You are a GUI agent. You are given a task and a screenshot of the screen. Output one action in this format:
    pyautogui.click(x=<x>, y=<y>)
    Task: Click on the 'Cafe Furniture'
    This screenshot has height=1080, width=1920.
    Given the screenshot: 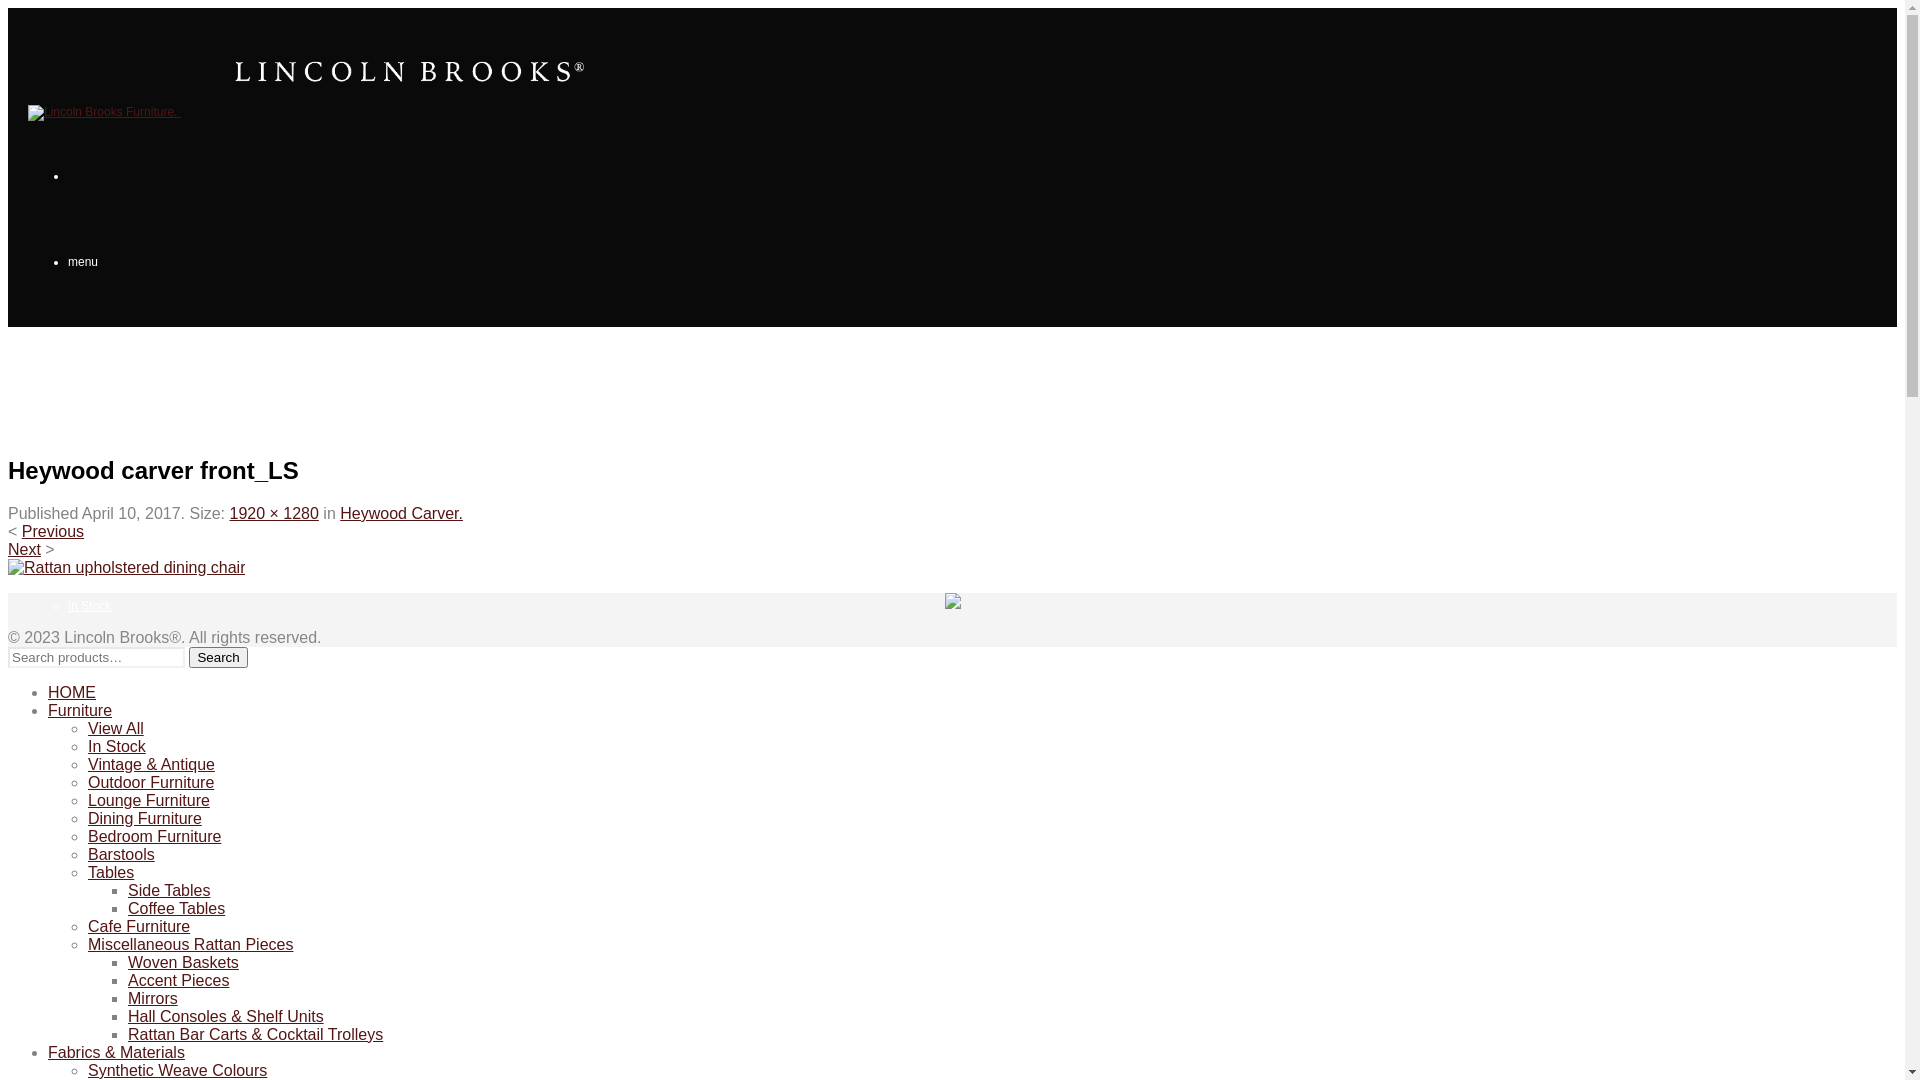 What is the action you would take?
    pyautogui.click(x=138, y=926)
    